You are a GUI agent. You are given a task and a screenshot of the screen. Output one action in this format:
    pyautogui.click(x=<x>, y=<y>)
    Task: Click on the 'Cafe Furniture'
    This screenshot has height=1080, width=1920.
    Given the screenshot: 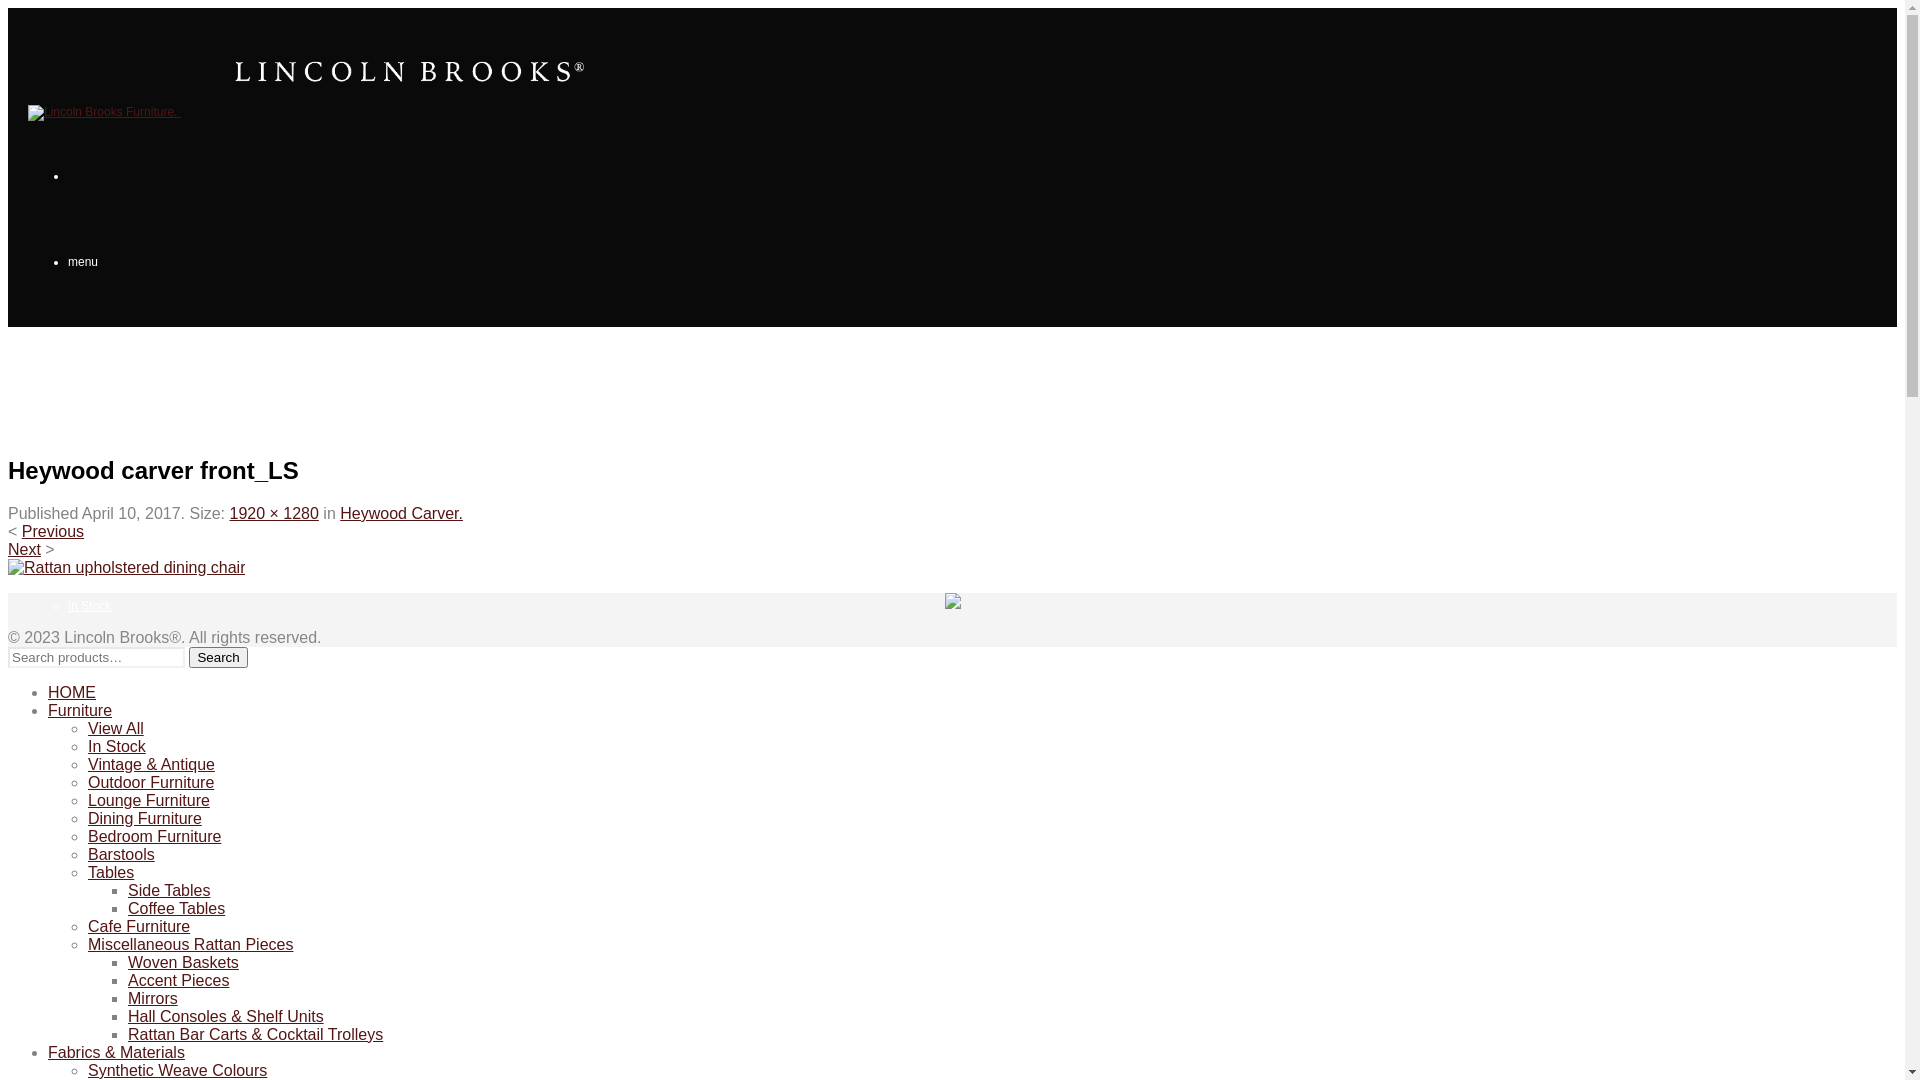 What is the action you would take?
    pyautogui.click(x=138, y=926)
    